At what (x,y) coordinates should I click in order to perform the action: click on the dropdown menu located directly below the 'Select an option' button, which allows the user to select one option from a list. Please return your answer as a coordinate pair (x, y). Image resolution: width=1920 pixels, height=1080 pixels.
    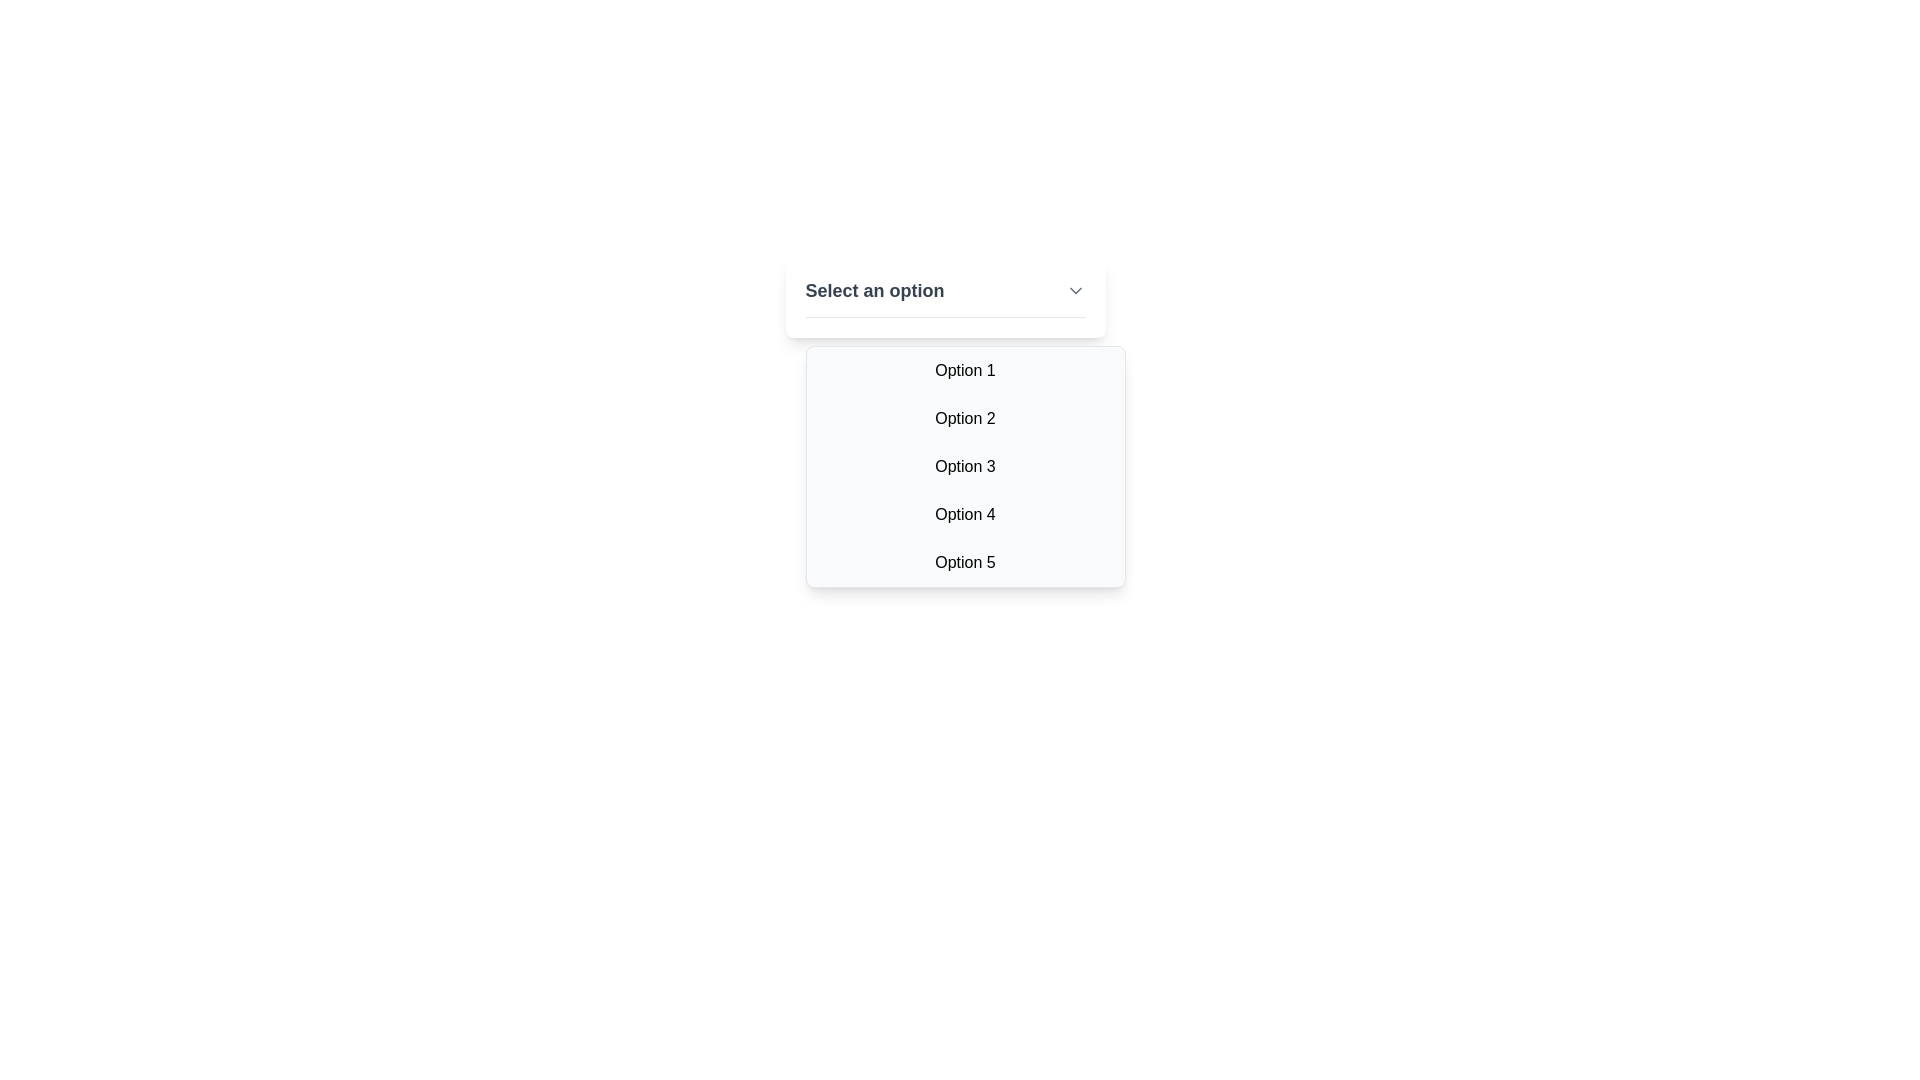
    Looking at the image, I should click on (965, 466).